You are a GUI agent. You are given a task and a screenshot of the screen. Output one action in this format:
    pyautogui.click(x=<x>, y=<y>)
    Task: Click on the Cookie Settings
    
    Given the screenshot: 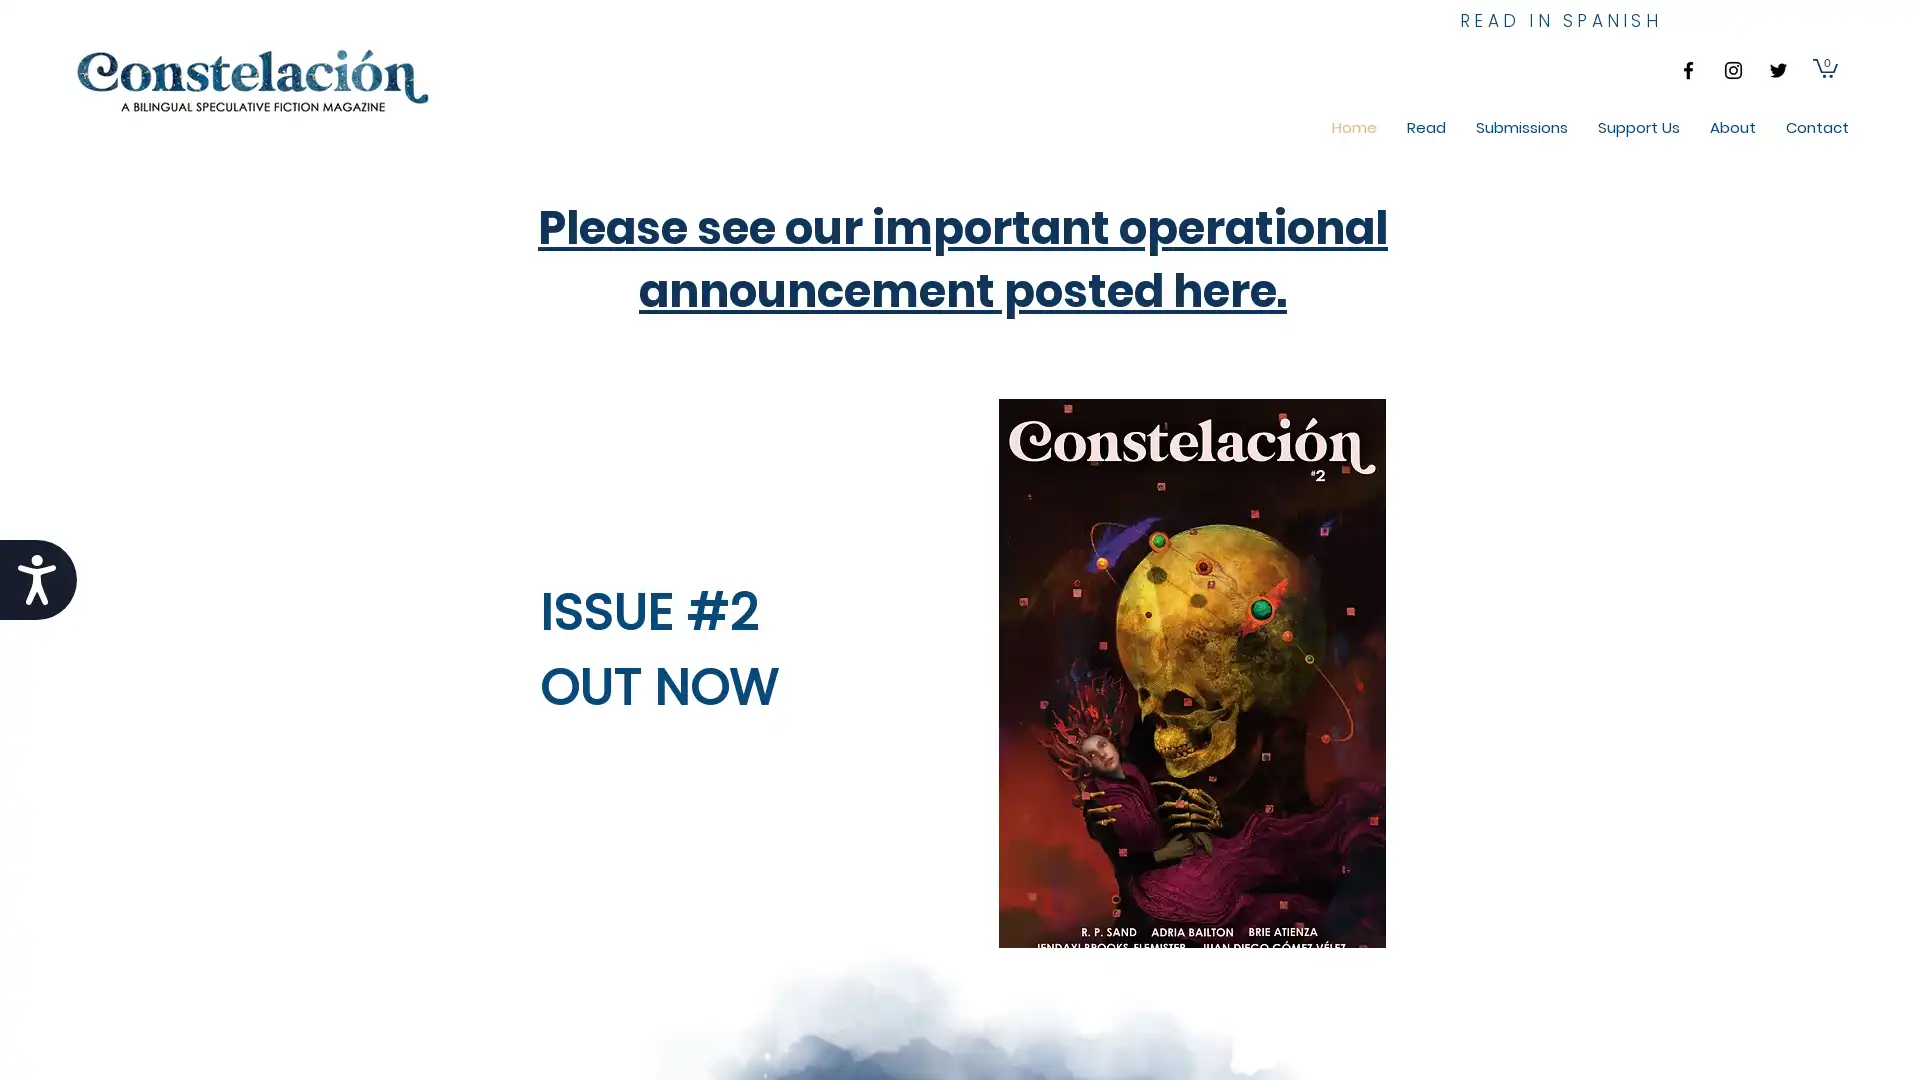 What is the action you would take?
    pyautogui.click(x=1703, y=1044)
    